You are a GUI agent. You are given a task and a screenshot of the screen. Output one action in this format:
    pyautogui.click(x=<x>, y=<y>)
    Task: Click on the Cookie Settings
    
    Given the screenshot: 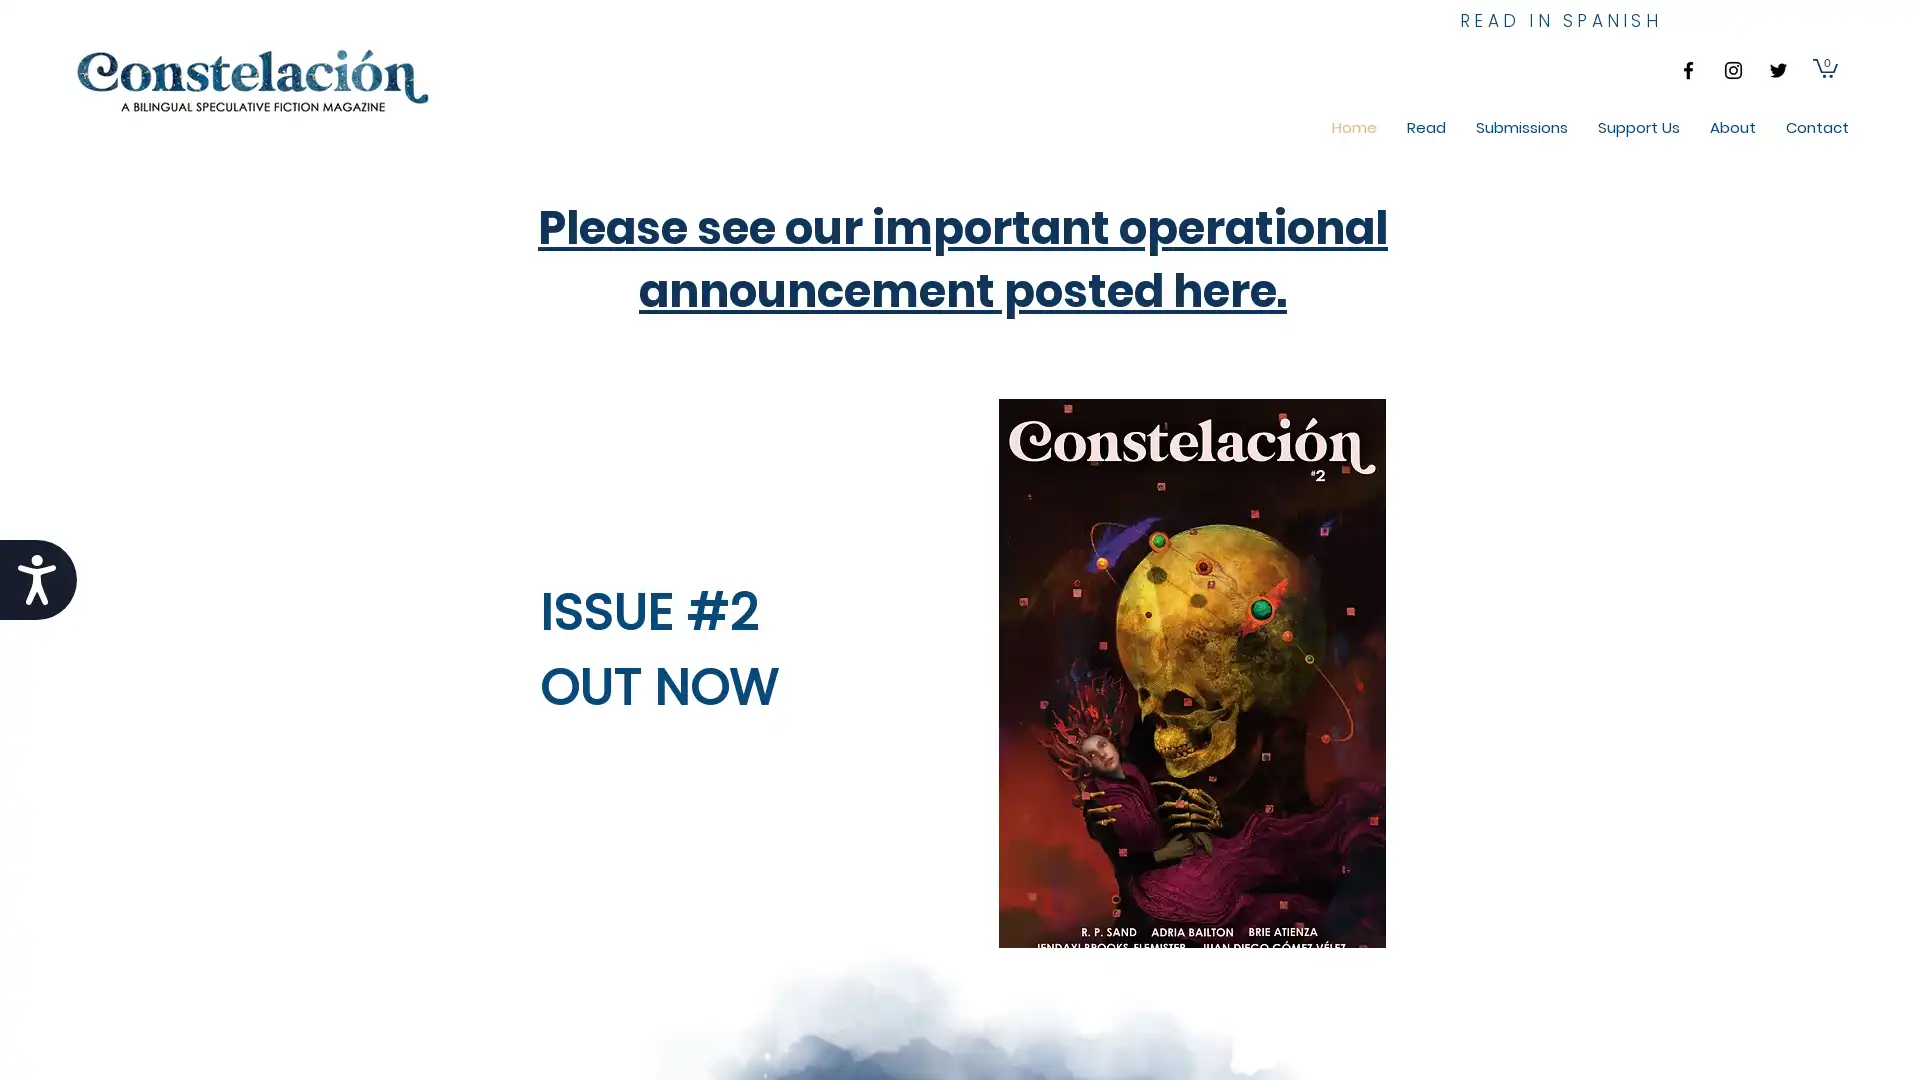 What is the action you would take?
    pyautogui.click(x=1703, y=1044)
    